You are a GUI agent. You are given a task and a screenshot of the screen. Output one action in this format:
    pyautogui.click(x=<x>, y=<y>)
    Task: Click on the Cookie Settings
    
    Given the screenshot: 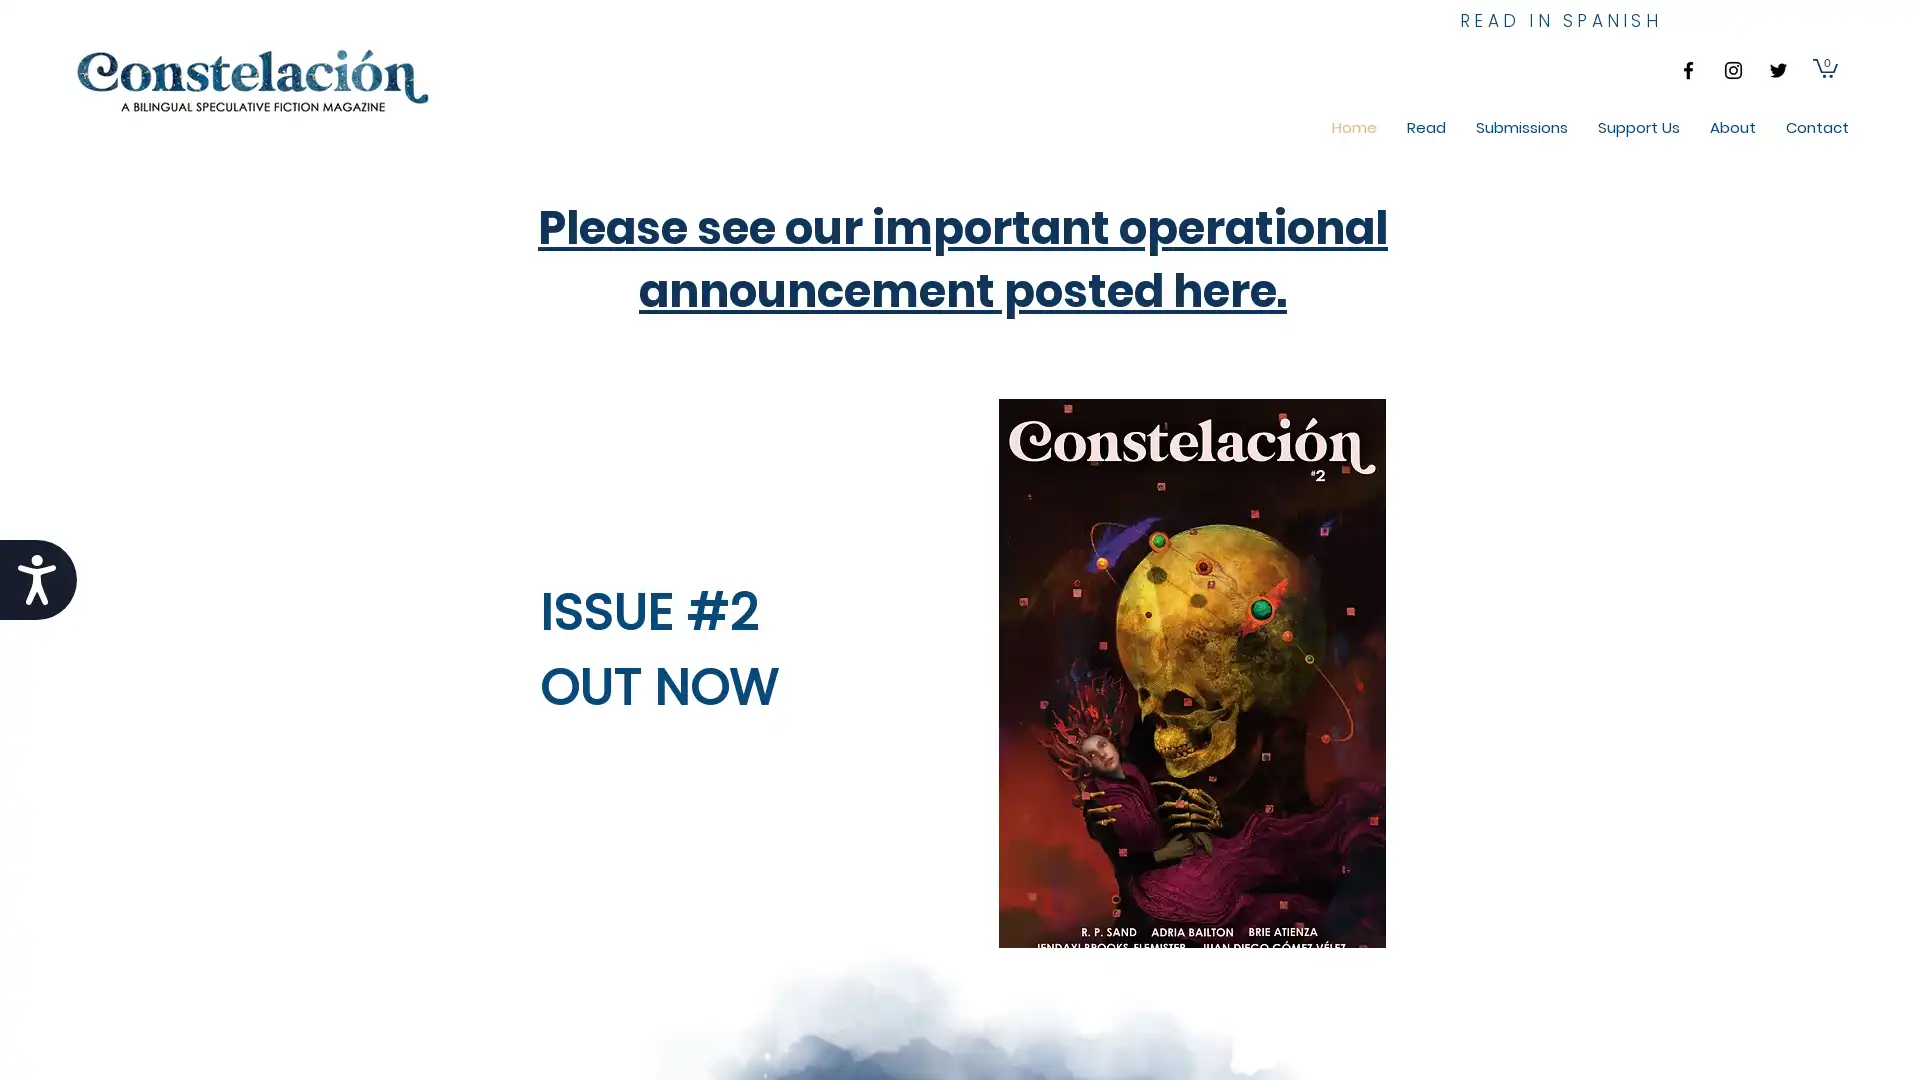 What is the action you would take?
    pyautogui.click(x=1703, y=1044)
    